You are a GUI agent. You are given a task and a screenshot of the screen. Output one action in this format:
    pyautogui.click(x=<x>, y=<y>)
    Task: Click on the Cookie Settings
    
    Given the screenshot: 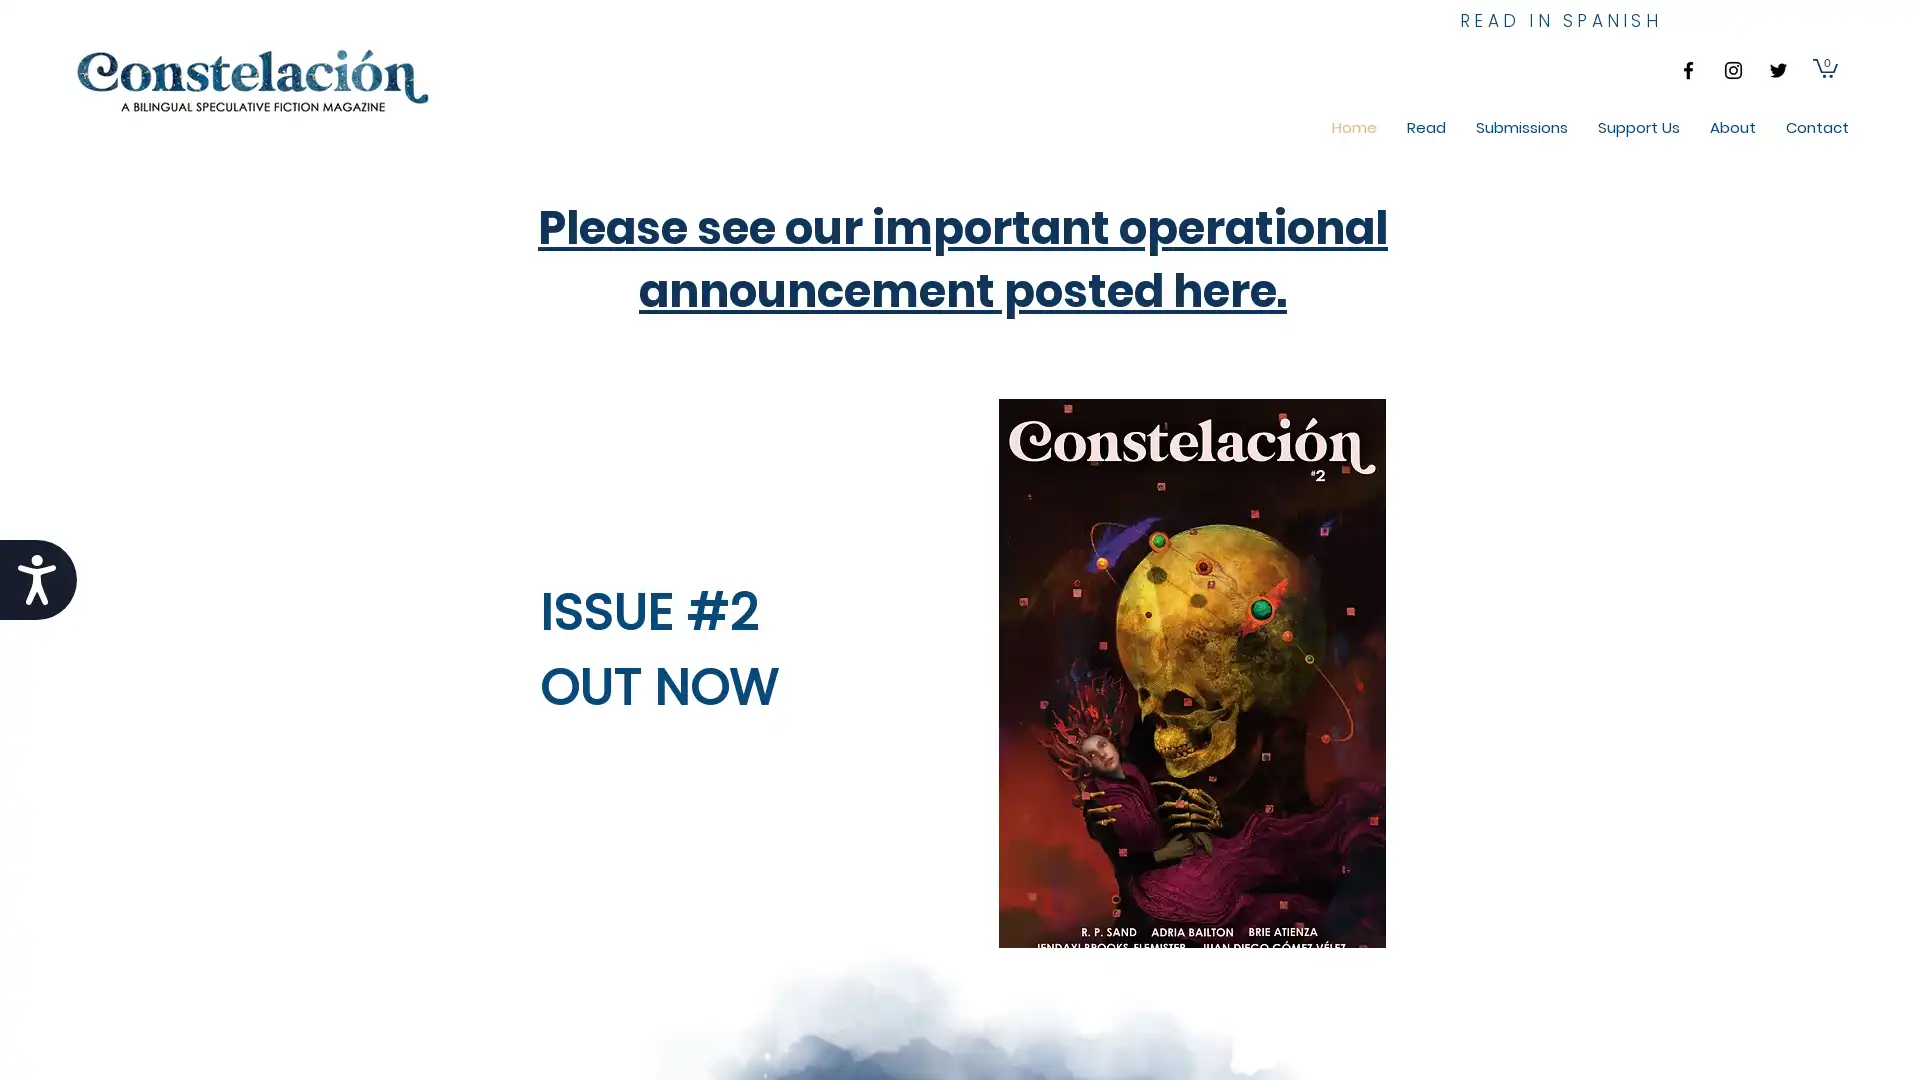 What is the action you would take?
    pyautogui.click(x=1703, y=1044)
    